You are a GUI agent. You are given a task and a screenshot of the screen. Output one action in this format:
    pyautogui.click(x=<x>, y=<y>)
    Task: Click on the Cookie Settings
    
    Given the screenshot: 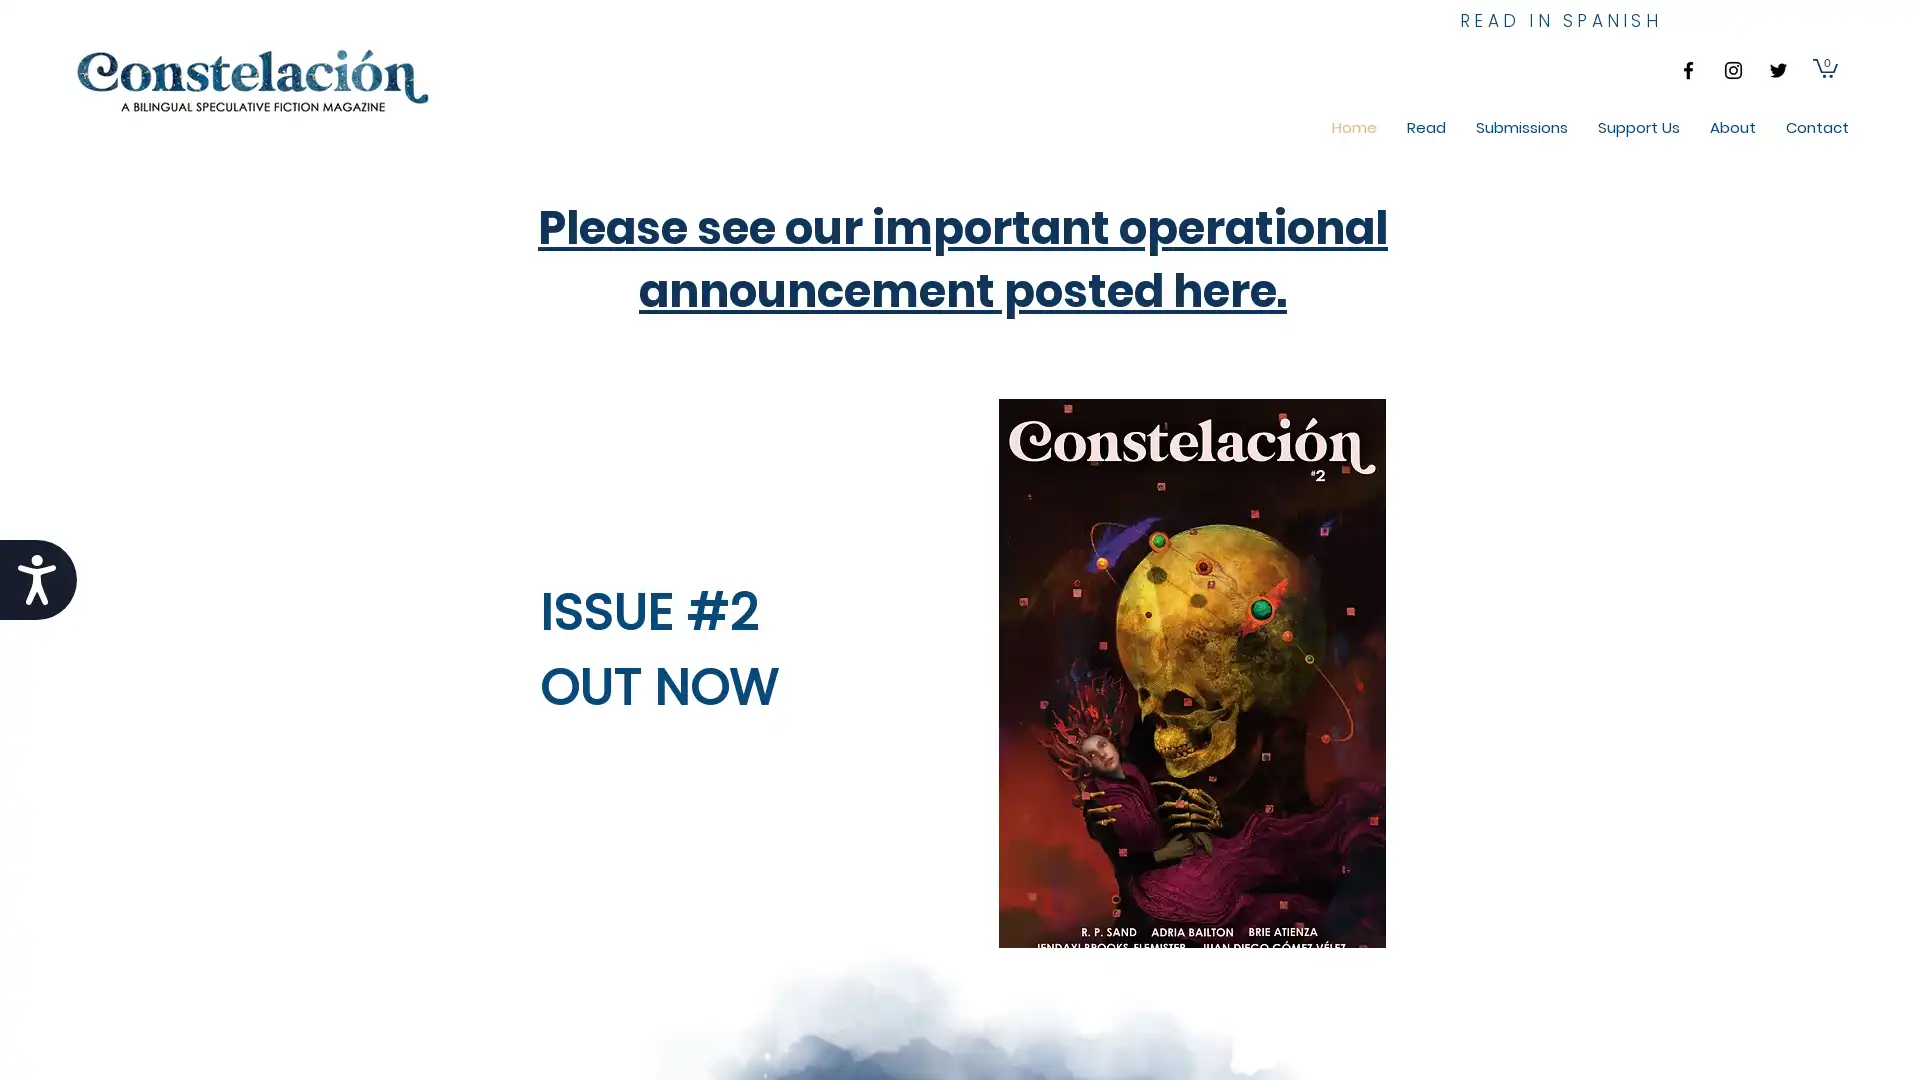 What is the action you would take?
    pyautogui.click(x=1703, y=1044)
    